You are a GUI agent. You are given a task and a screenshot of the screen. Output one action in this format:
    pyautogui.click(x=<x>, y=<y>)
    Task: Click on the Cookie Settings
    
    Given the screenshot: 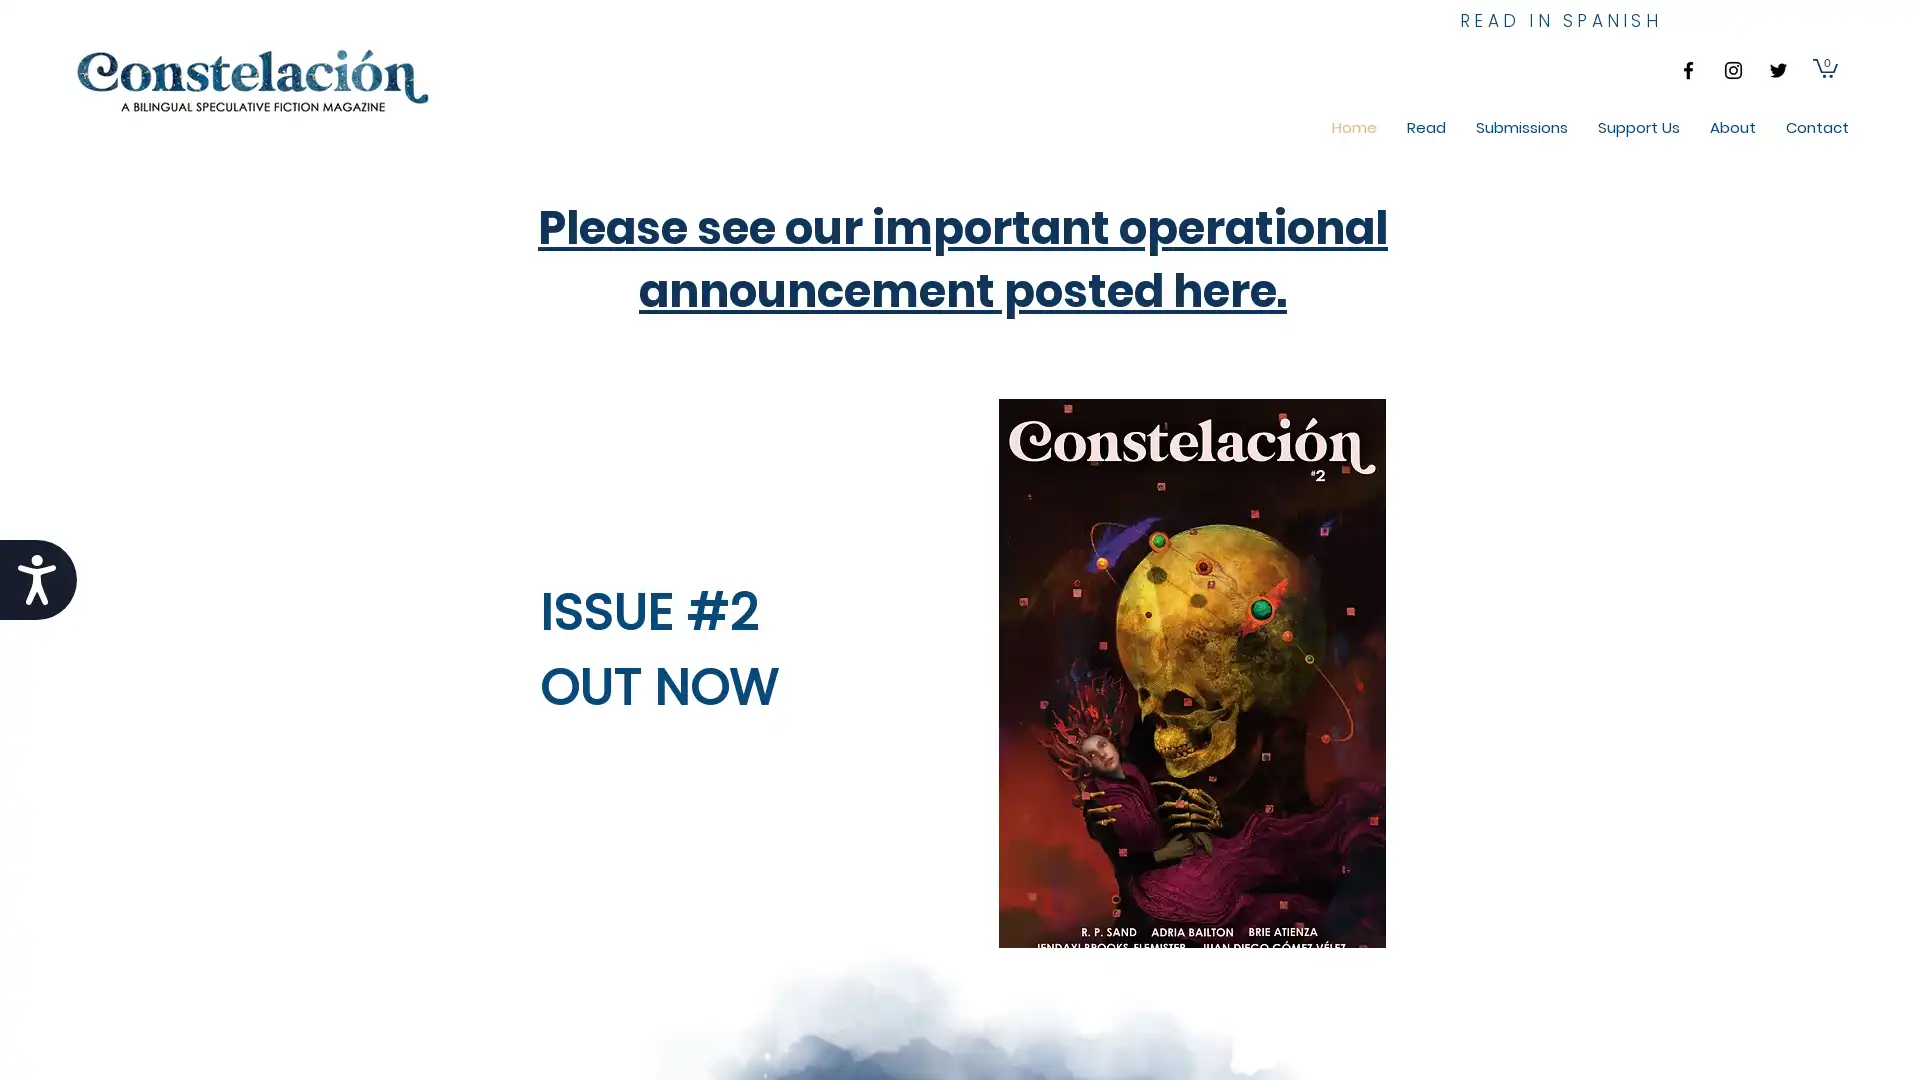 What is the action you would take?
    pyautogui.click(x=1703, y=1044)
    